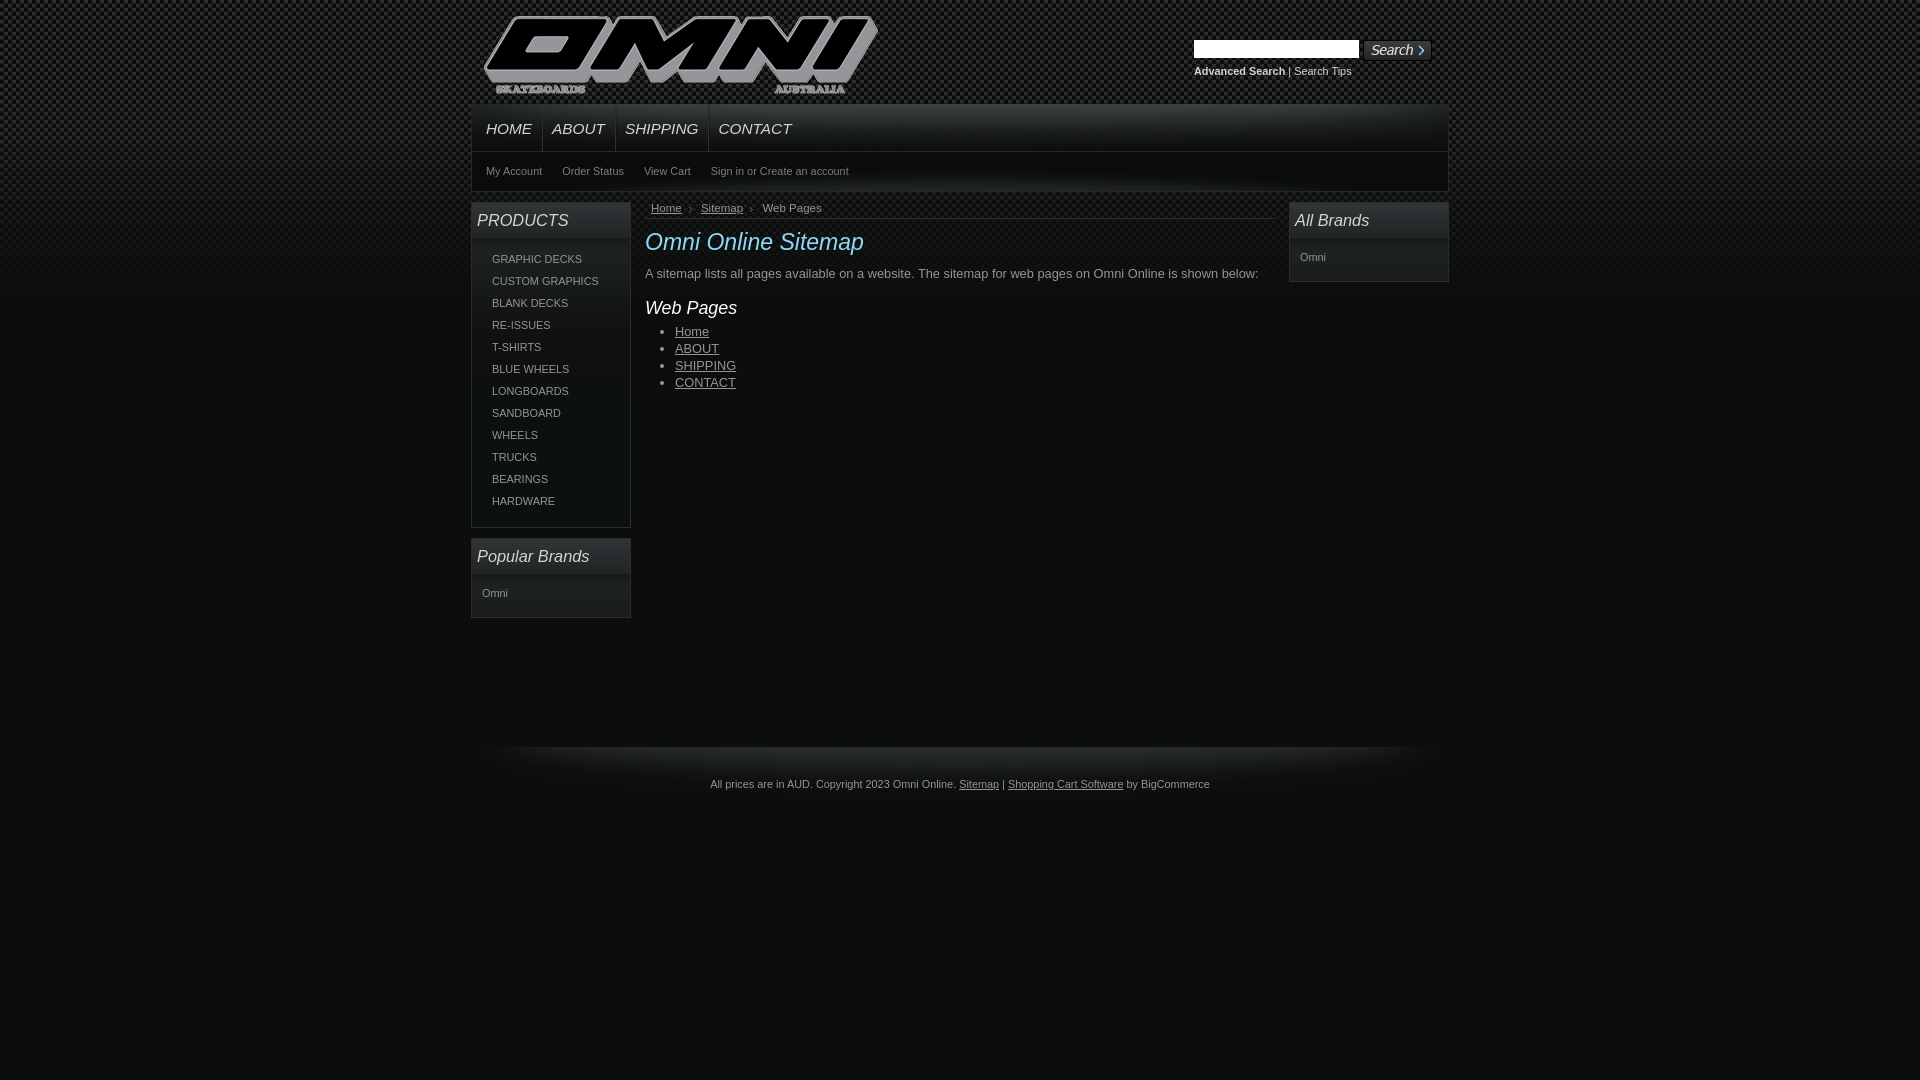 The width and height of the screenshot is (1920, 1080). I want to click on 'BLUE WHEELS', so click(552, 369).